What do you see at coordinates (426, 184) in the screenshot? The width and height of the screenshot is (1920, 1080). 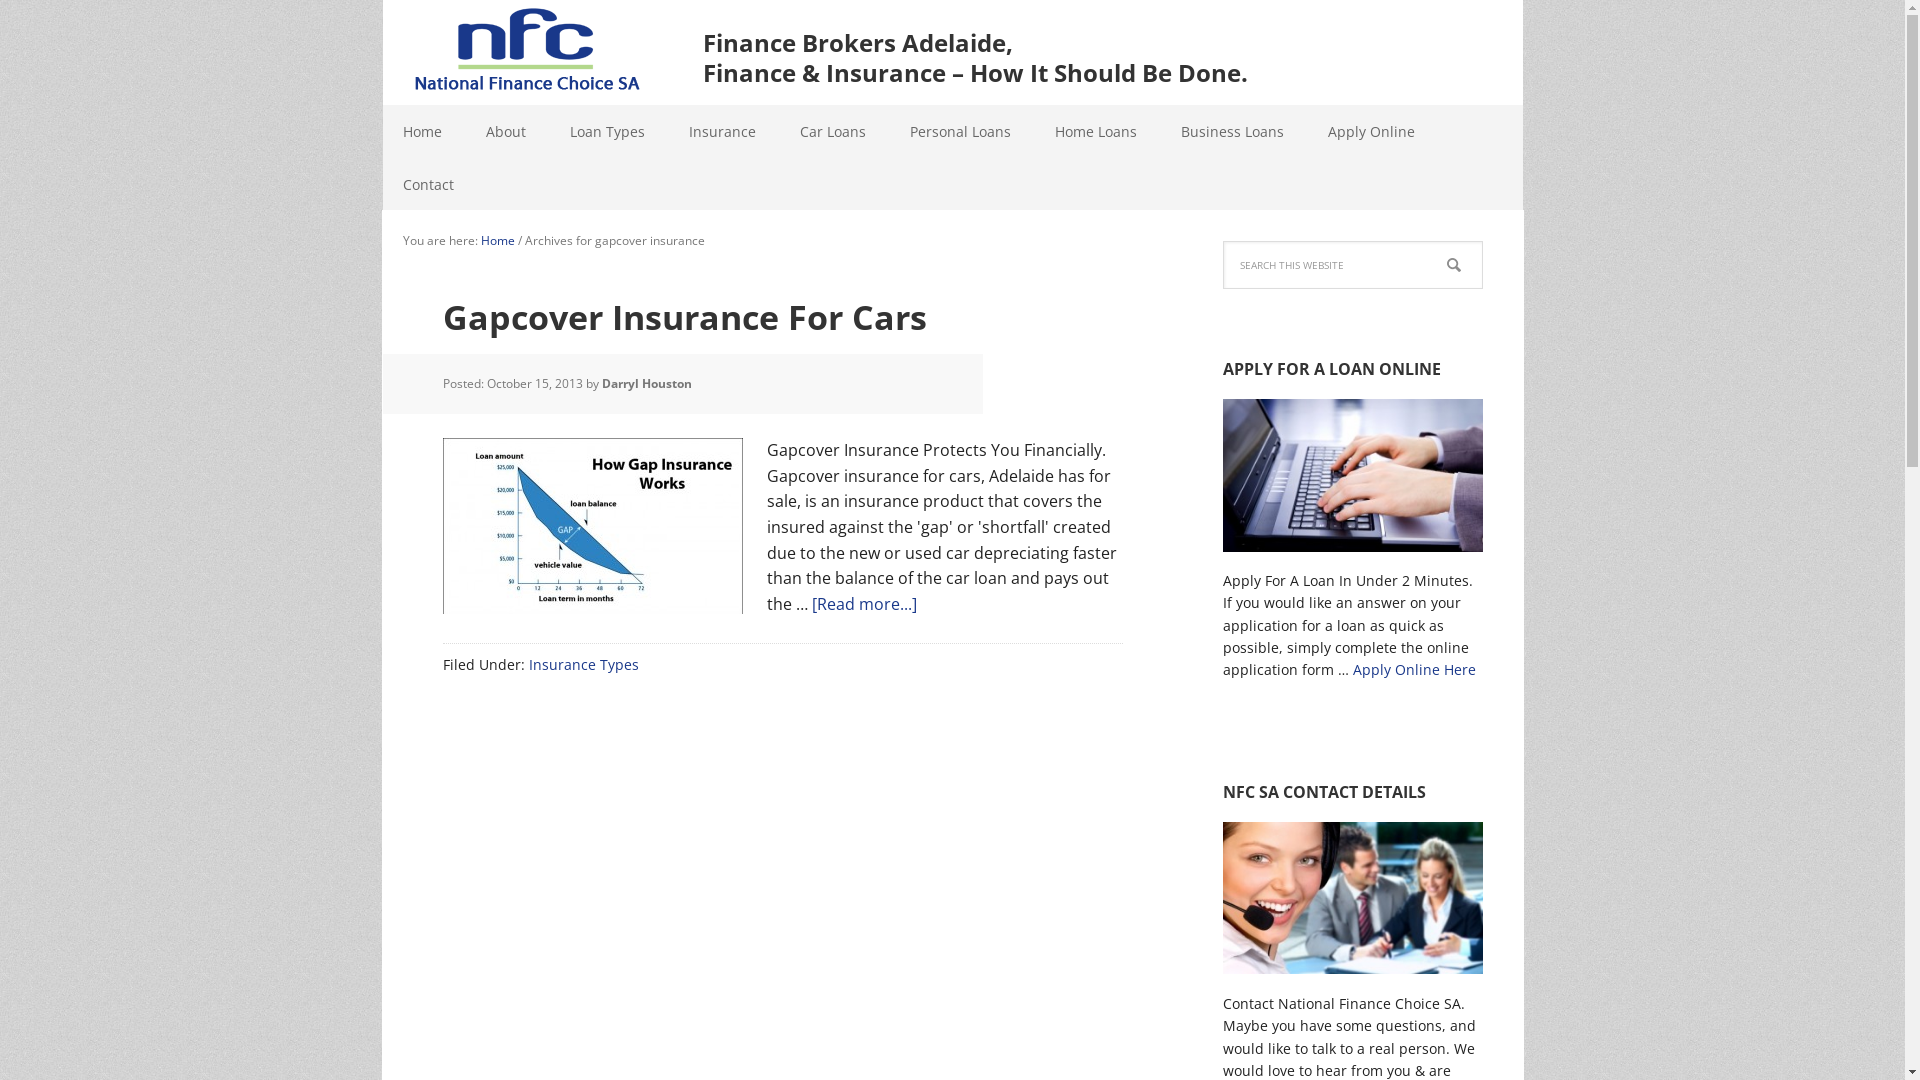 I see `'Contact'` at bounding box center [426, 184].